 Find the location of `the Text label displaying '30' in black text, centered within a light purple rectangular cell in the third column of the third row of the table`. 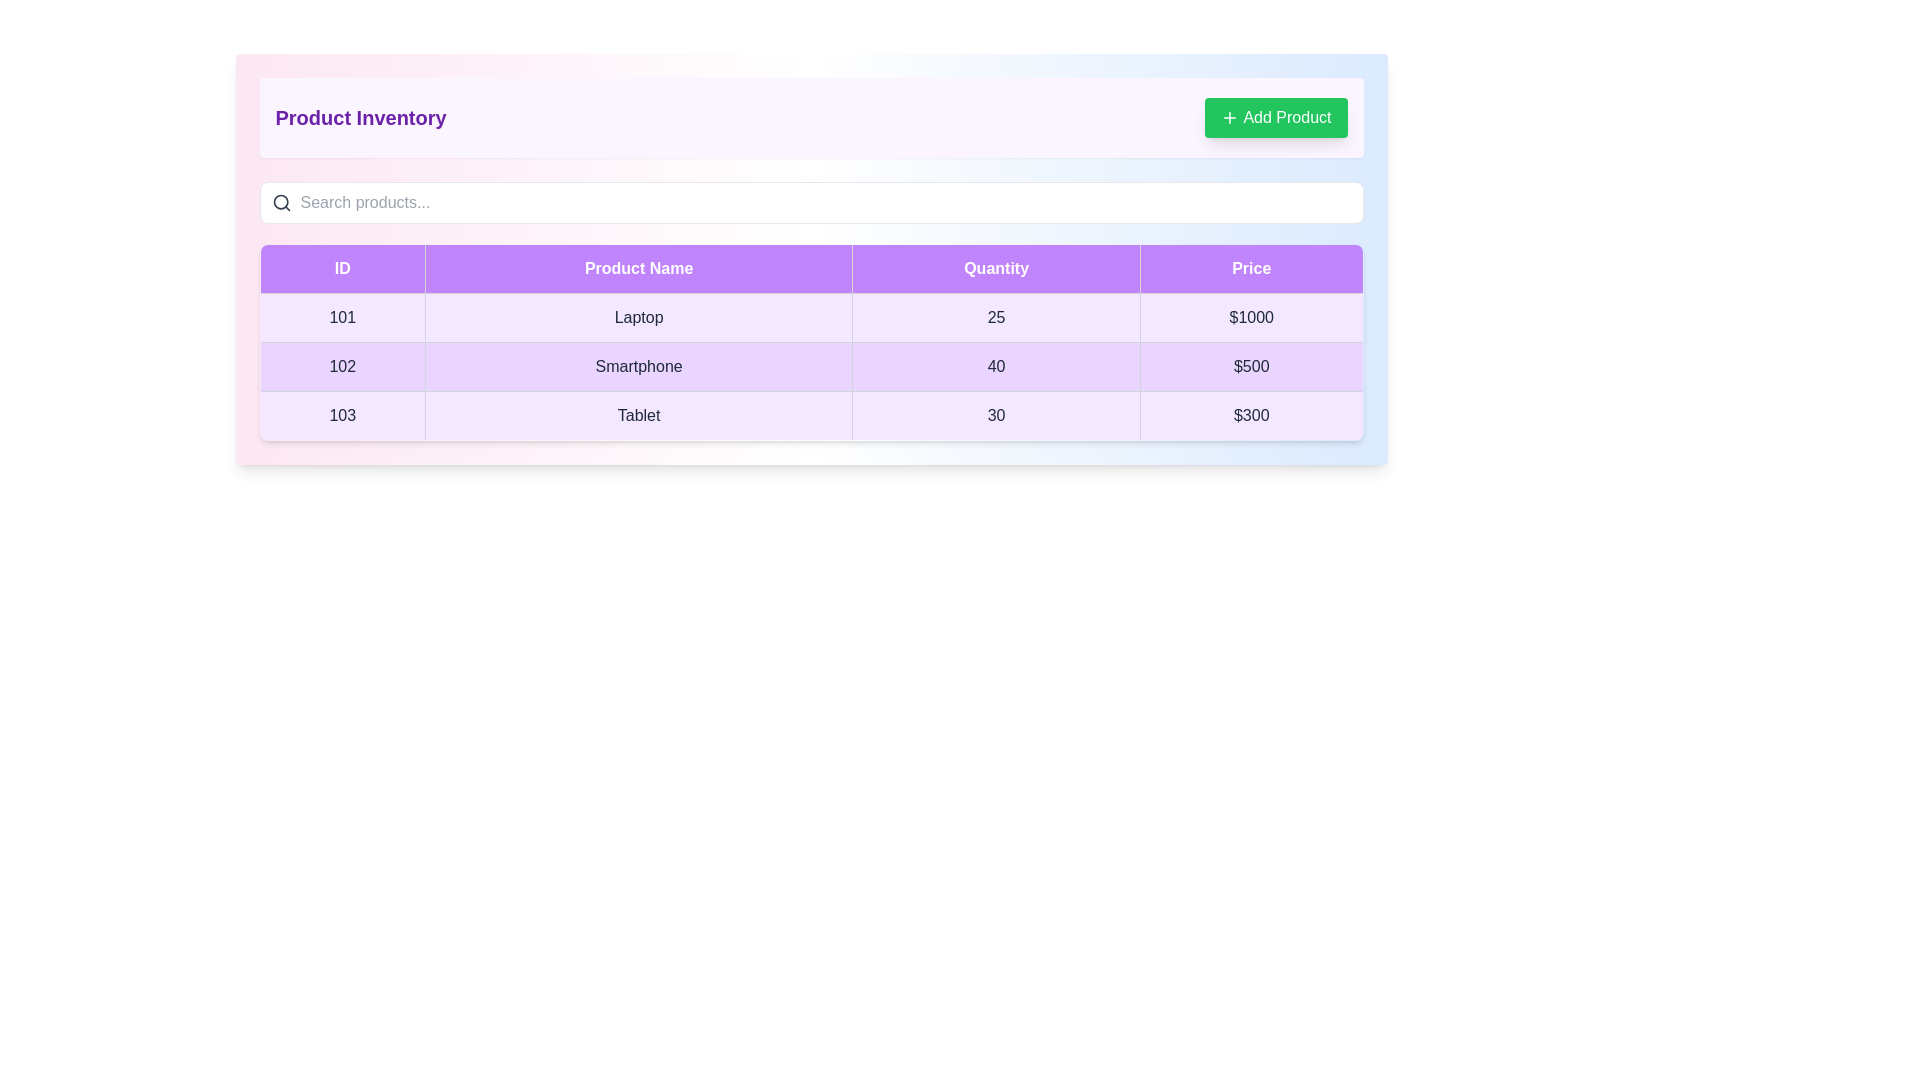

the Text label displaying '30' in black text, centered within a light purple rectangular cell in the third column of the third row of the table is located at coordinates (996, 415).